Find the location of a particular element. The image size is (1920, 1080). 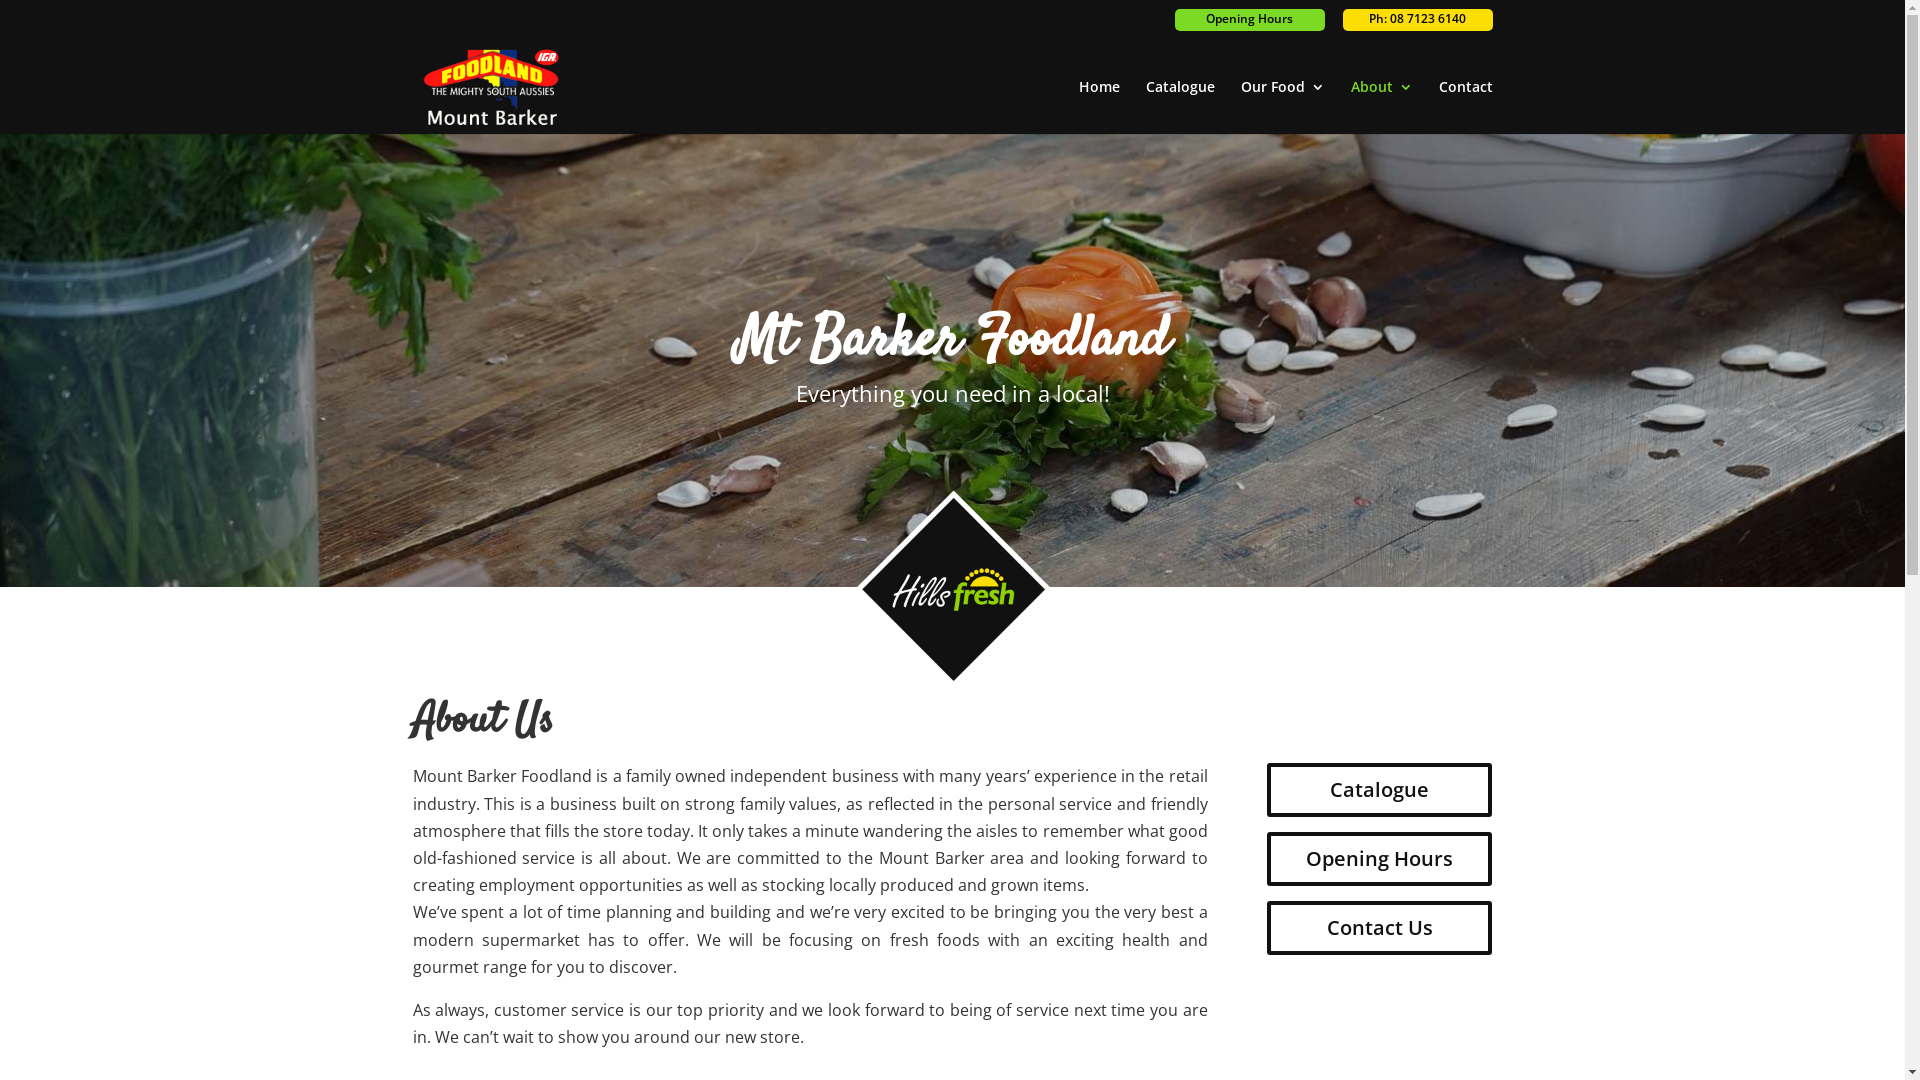

'Opening Hours' is located at coordinates (1378, 858).